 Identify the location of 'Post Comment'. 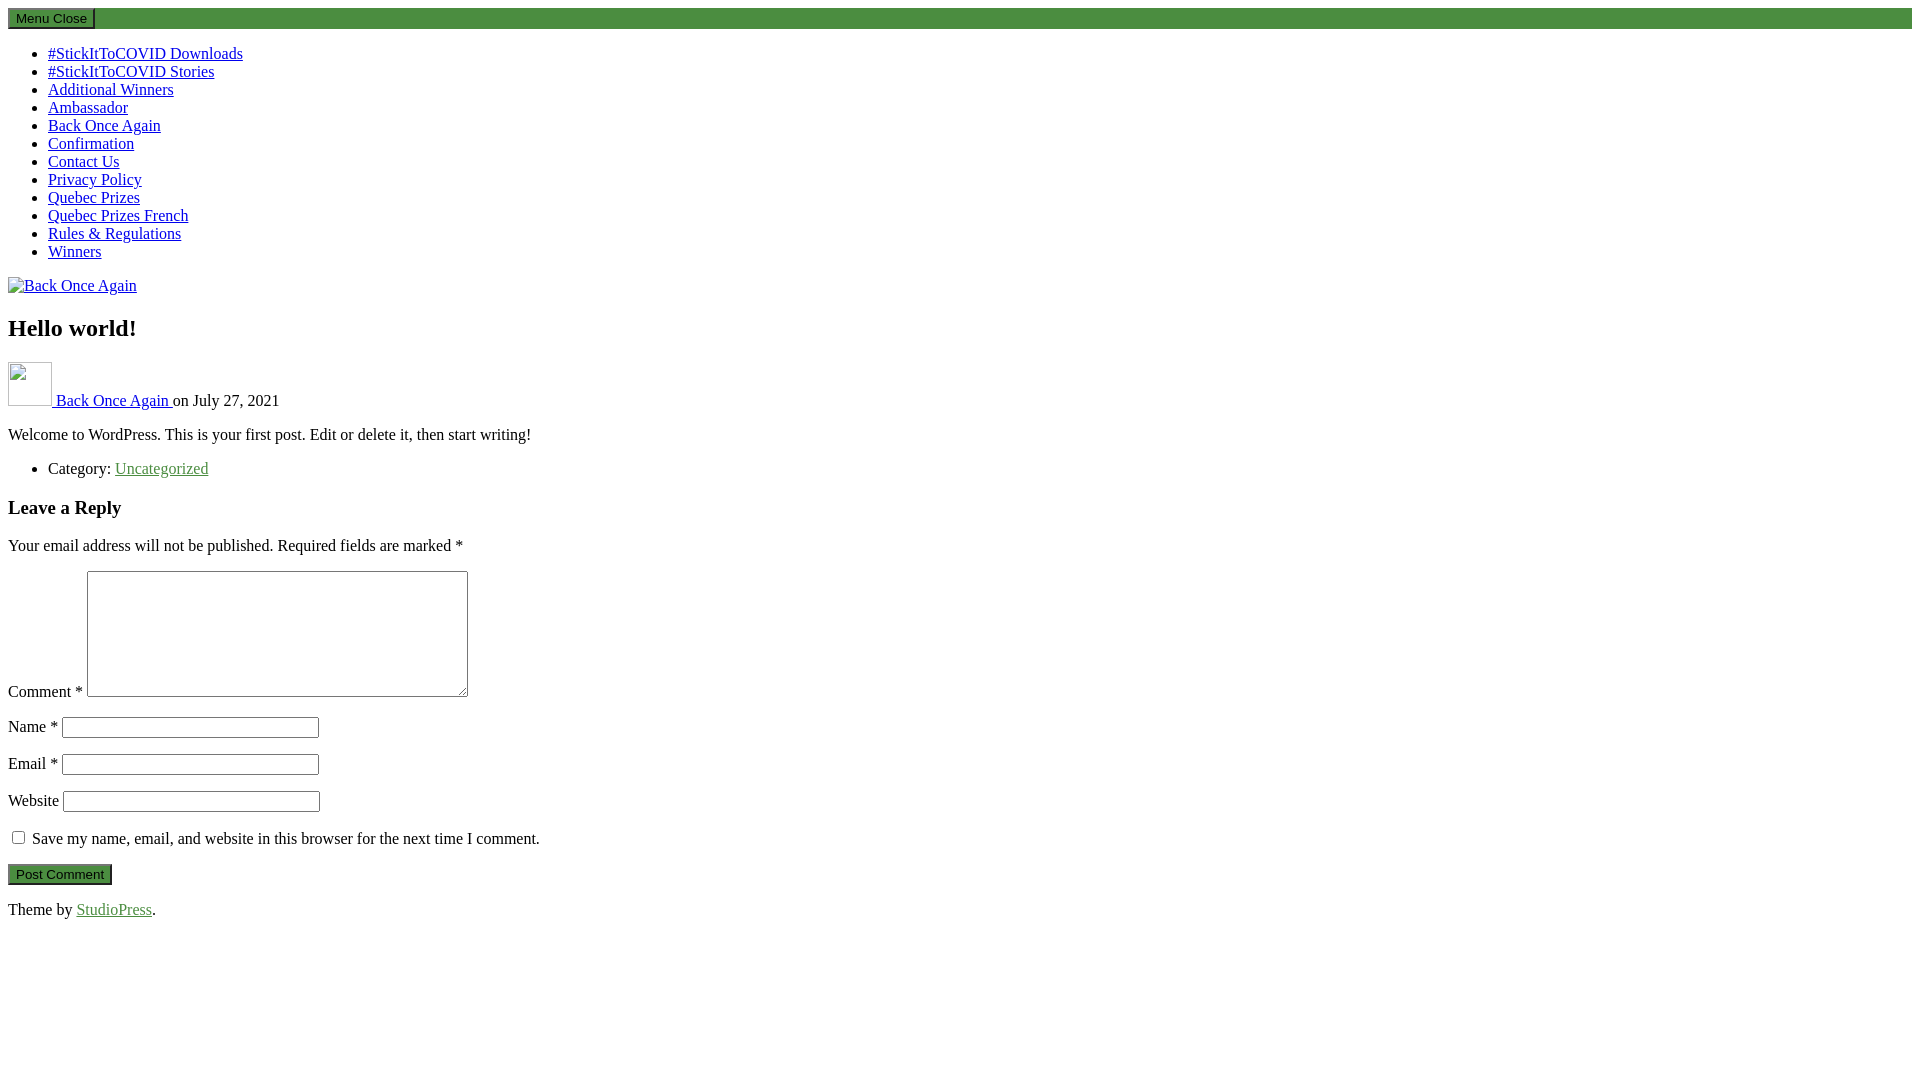
(59, 873).